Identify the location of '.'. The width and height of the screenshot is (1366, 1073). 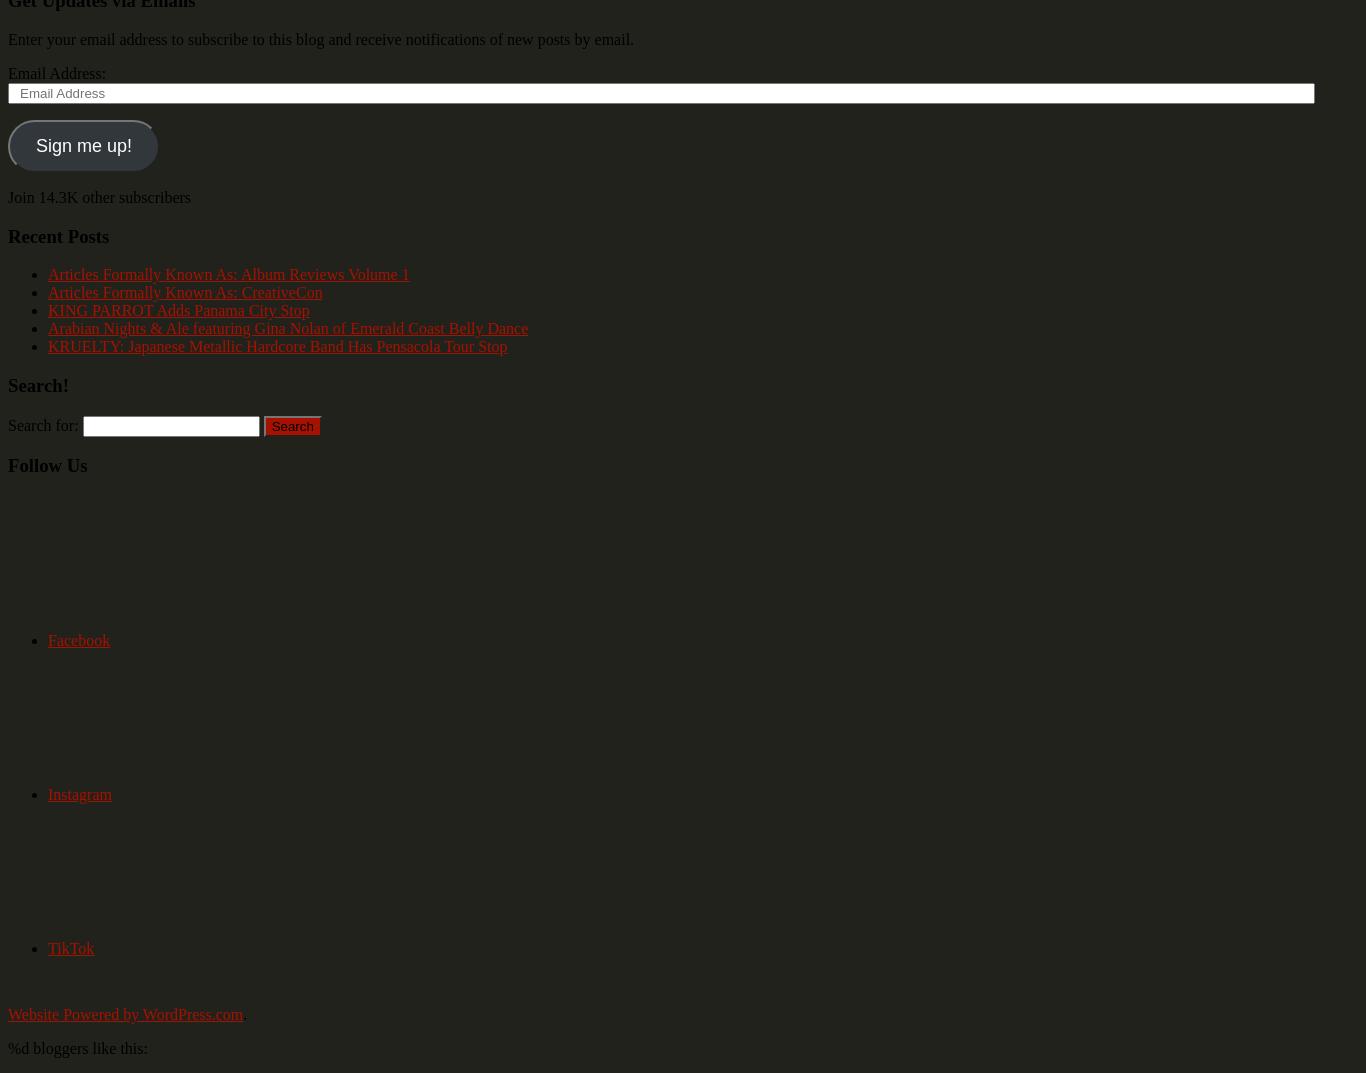
(243, 1014).